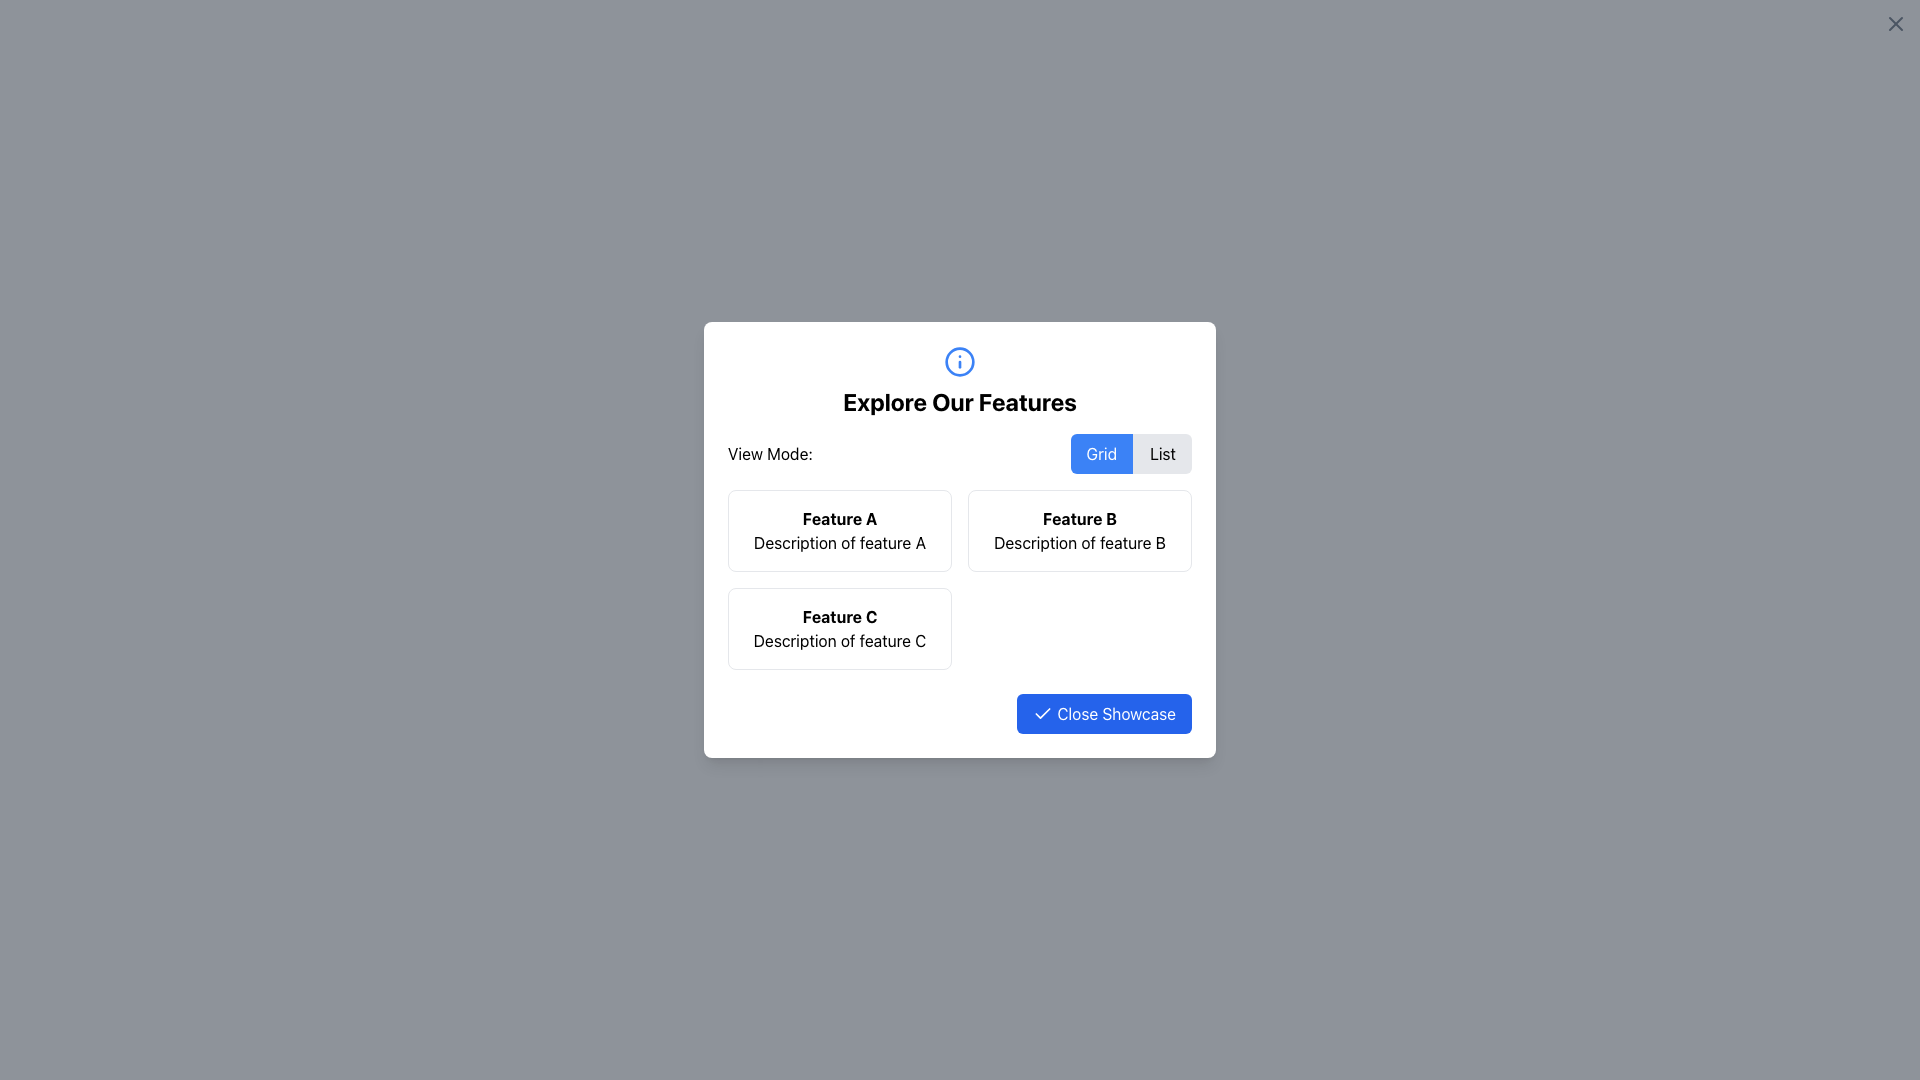 The width and height of the screenshot is (1920, 1080). What do you see at coordinates (1103, 712) in the screenshot?
I see `the button with a blue background and white text reading 'Close Showcase', located at the bottom-right corner of the card layout` at bounding box center [1103, 712].